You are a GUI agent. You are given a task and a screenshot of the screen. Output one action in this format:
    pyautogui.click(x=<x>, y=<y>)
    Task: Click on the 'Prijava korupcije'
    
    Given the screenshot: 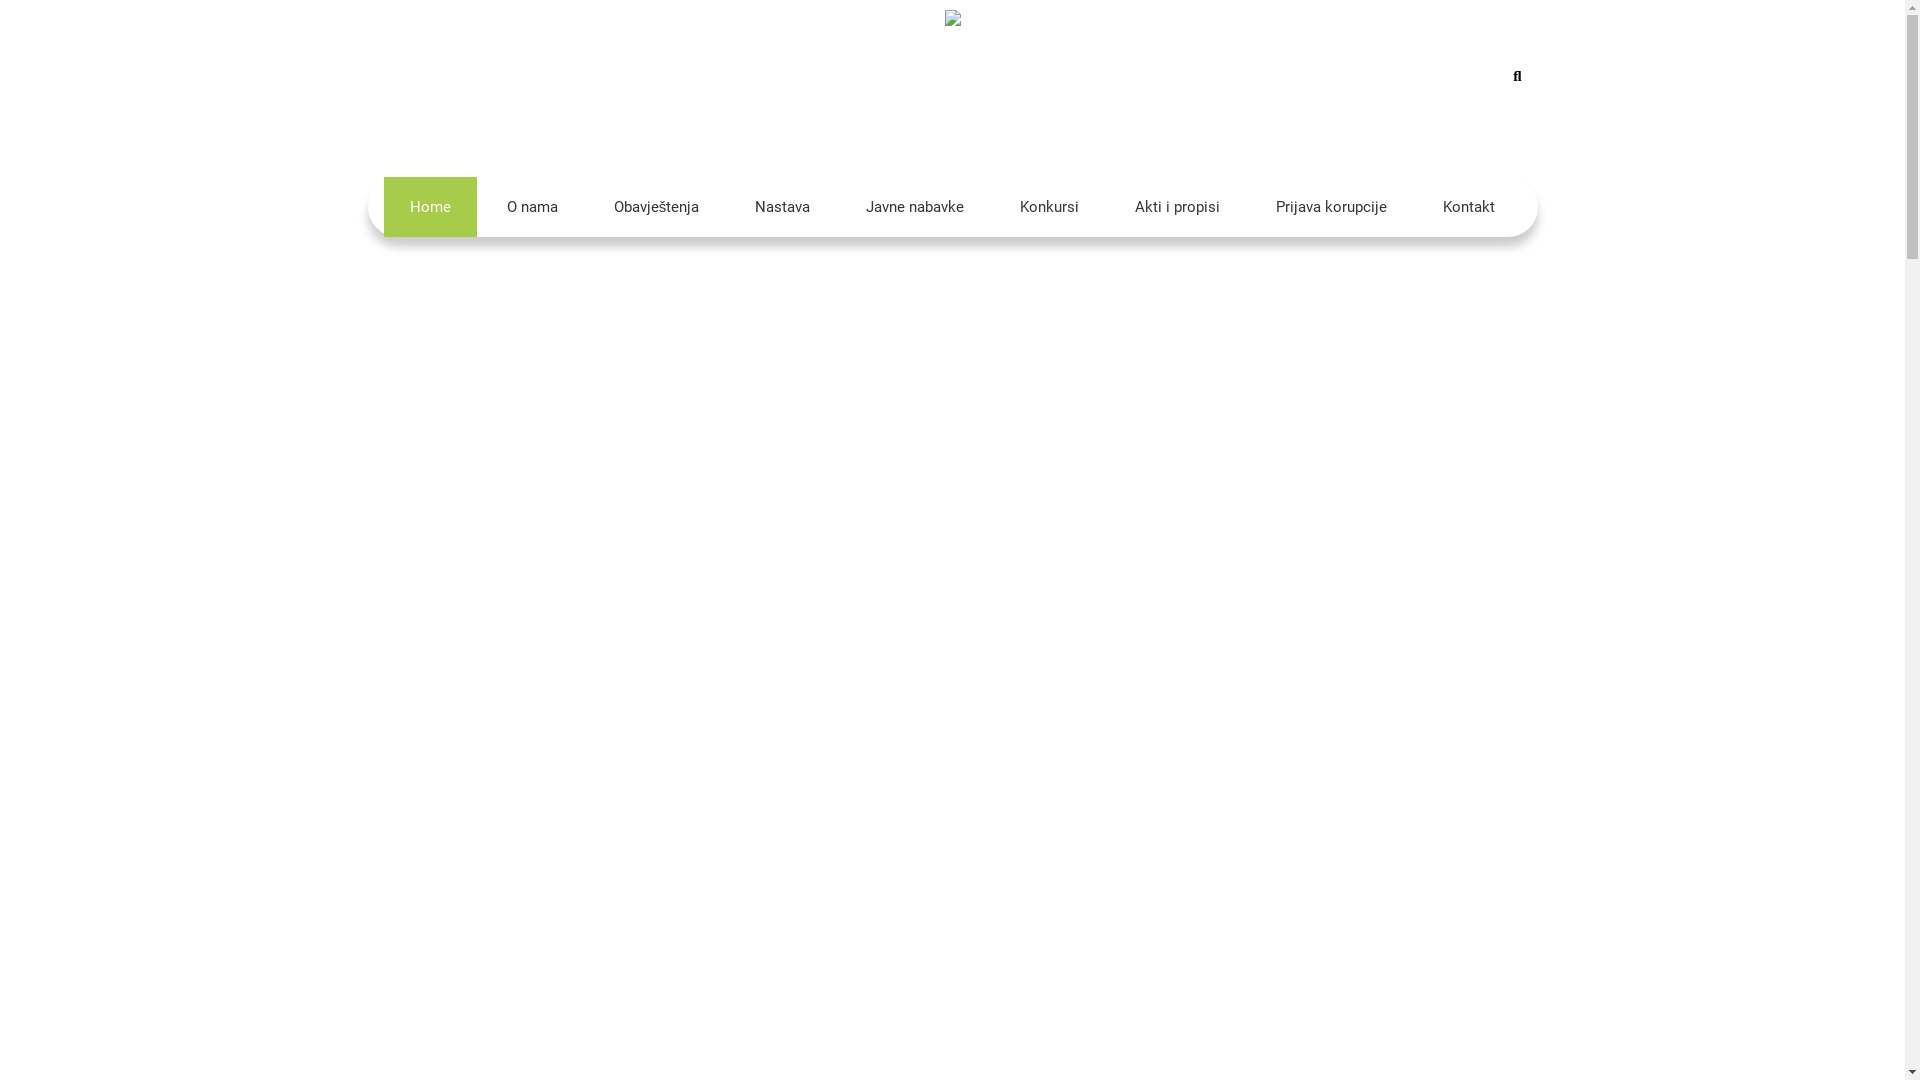 What is the action you would take?
    pyautogui.click(x=1331, y=207)
    